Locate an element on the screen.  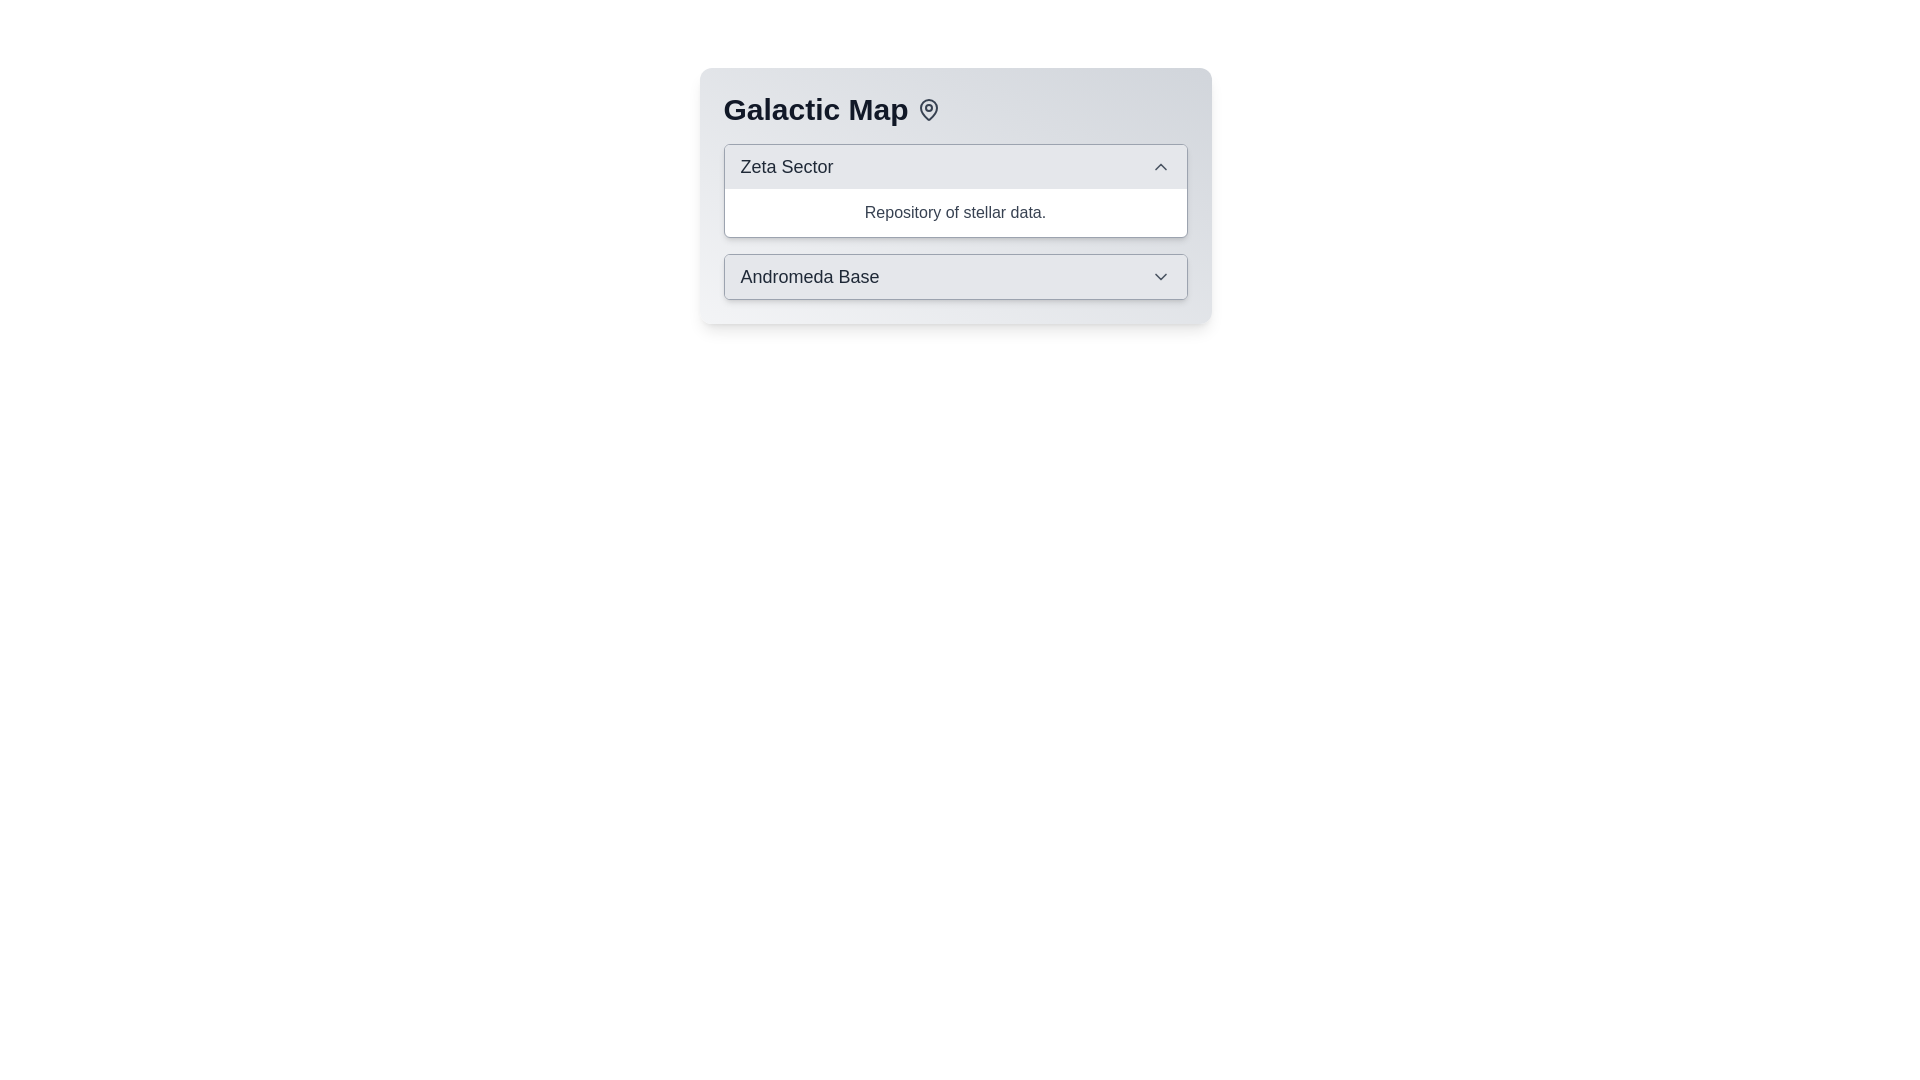
the text label displaying 'Andromeda Base' styled in bold dark gray on a lighter gray background, located under the 'Galactic Map' title is located at coordinates (810, 277).